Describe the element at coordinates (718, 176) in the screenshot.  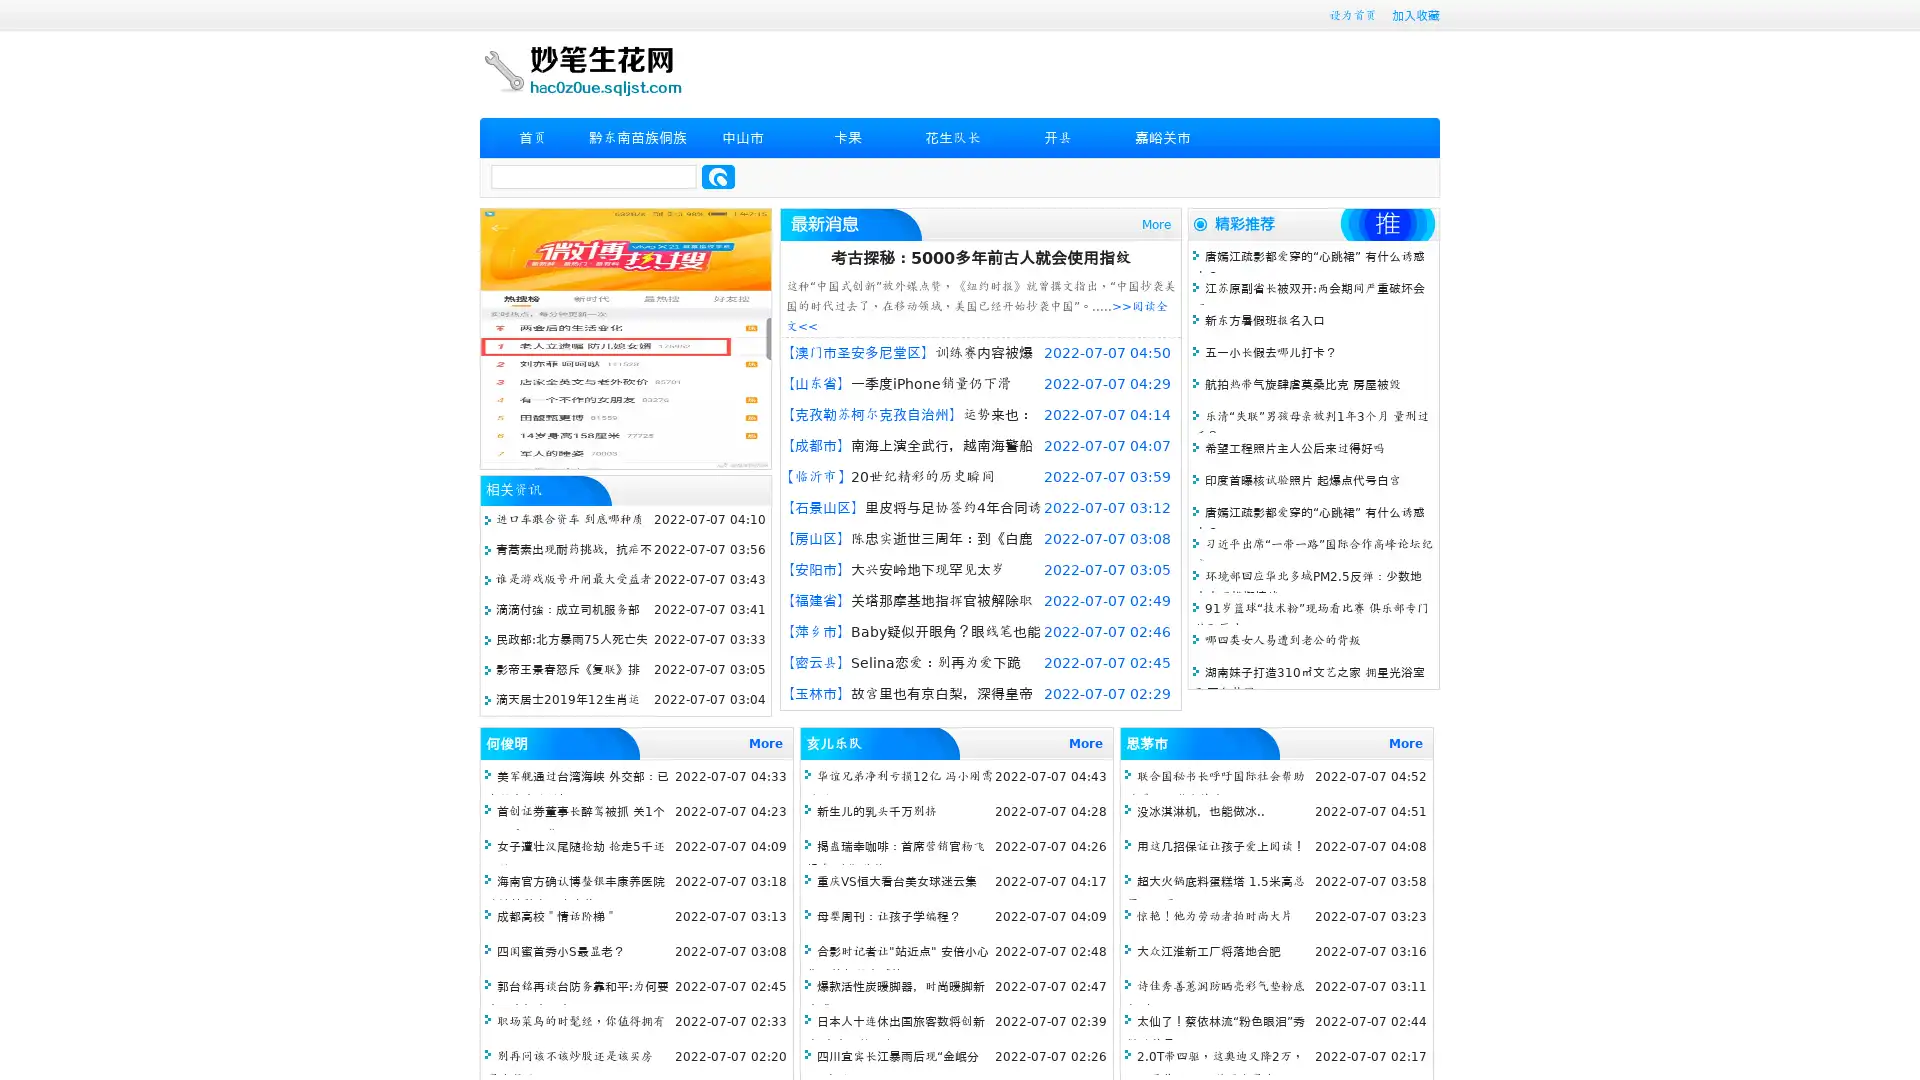
I see `Search` at that location.